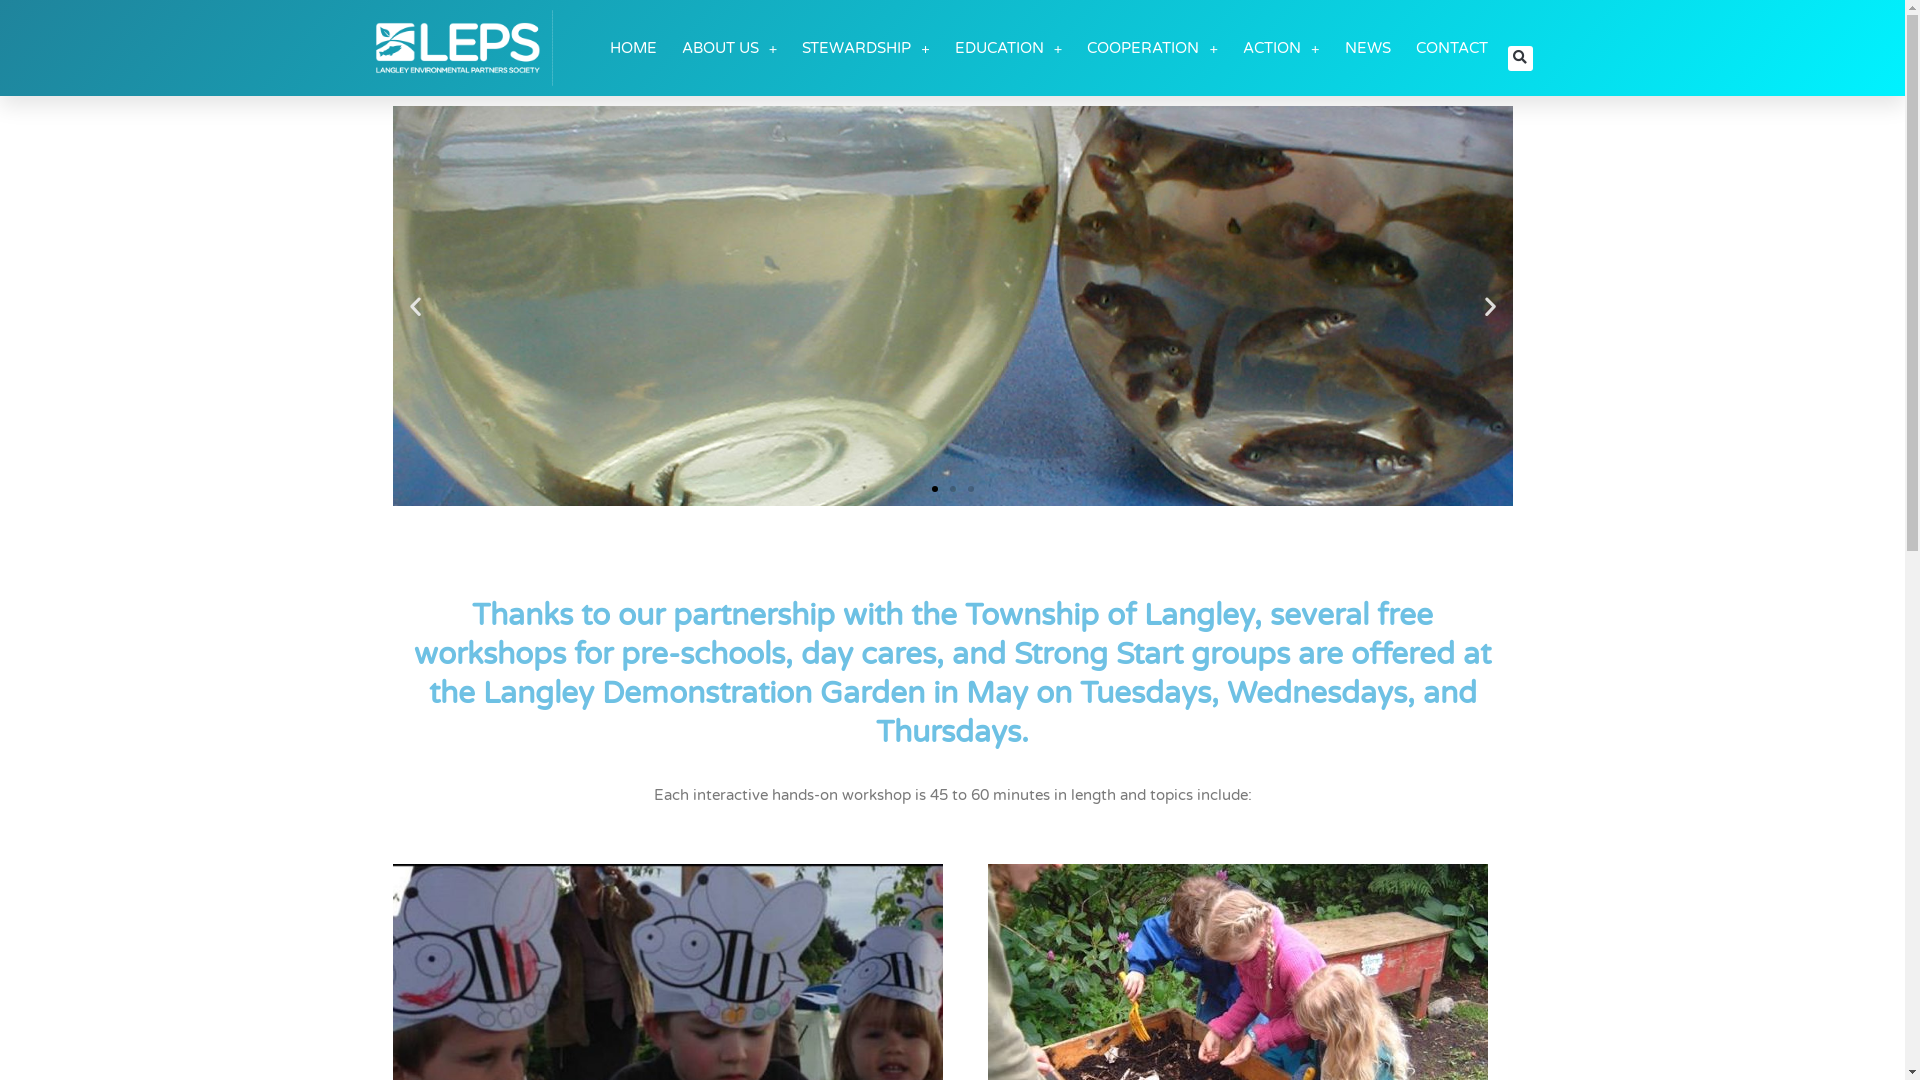 The height and width of the screenshot is (1080, 1920). What do you see at coordinates (681, 46) in the screenshot?
I see `'ABOUT US'` at bounding box center [681, 46].